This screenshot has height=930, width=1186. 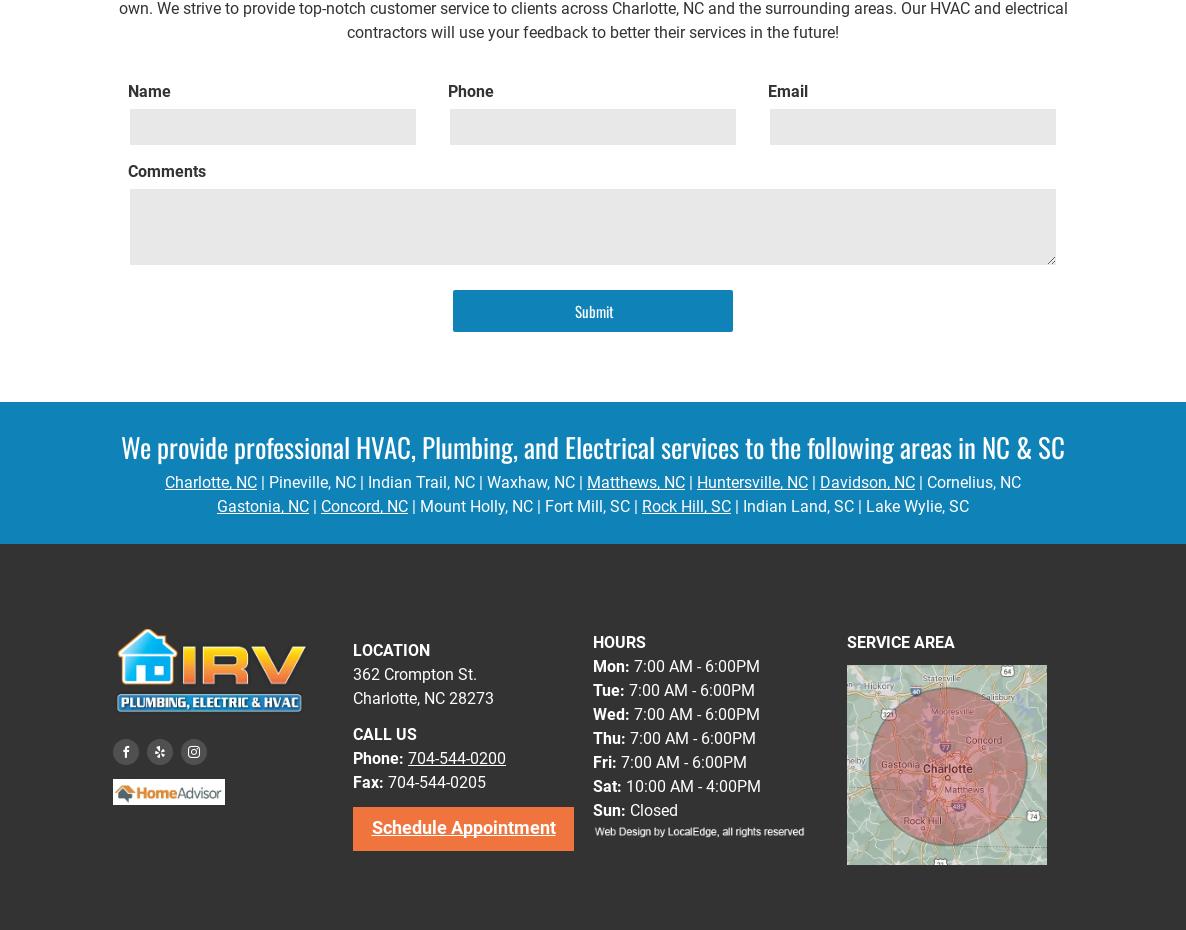 What do you see at coordinates (406, 505) in the screenshot?
I see `'| Mount Holly, NC'` at bounding box center [406, 505].